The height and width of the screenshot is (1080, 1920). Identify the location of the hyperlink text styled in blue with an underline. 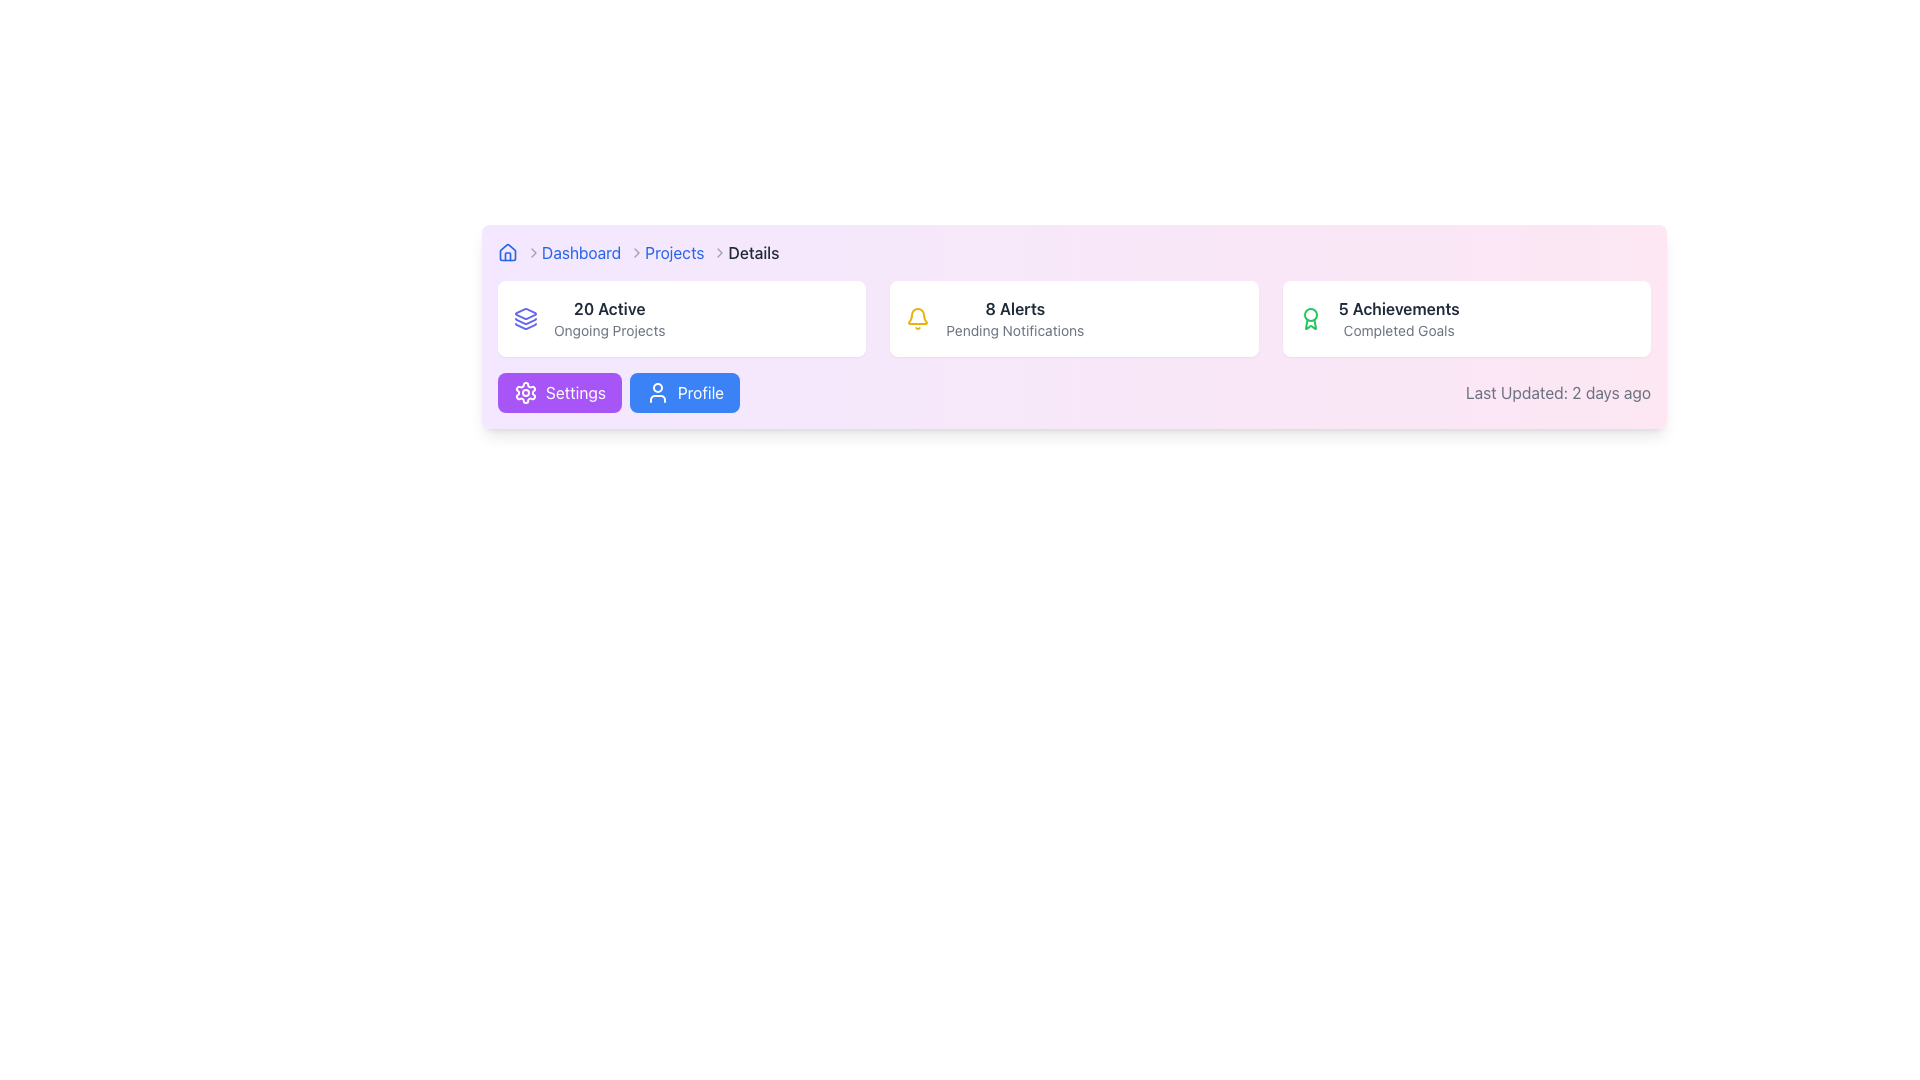
(580, 252).